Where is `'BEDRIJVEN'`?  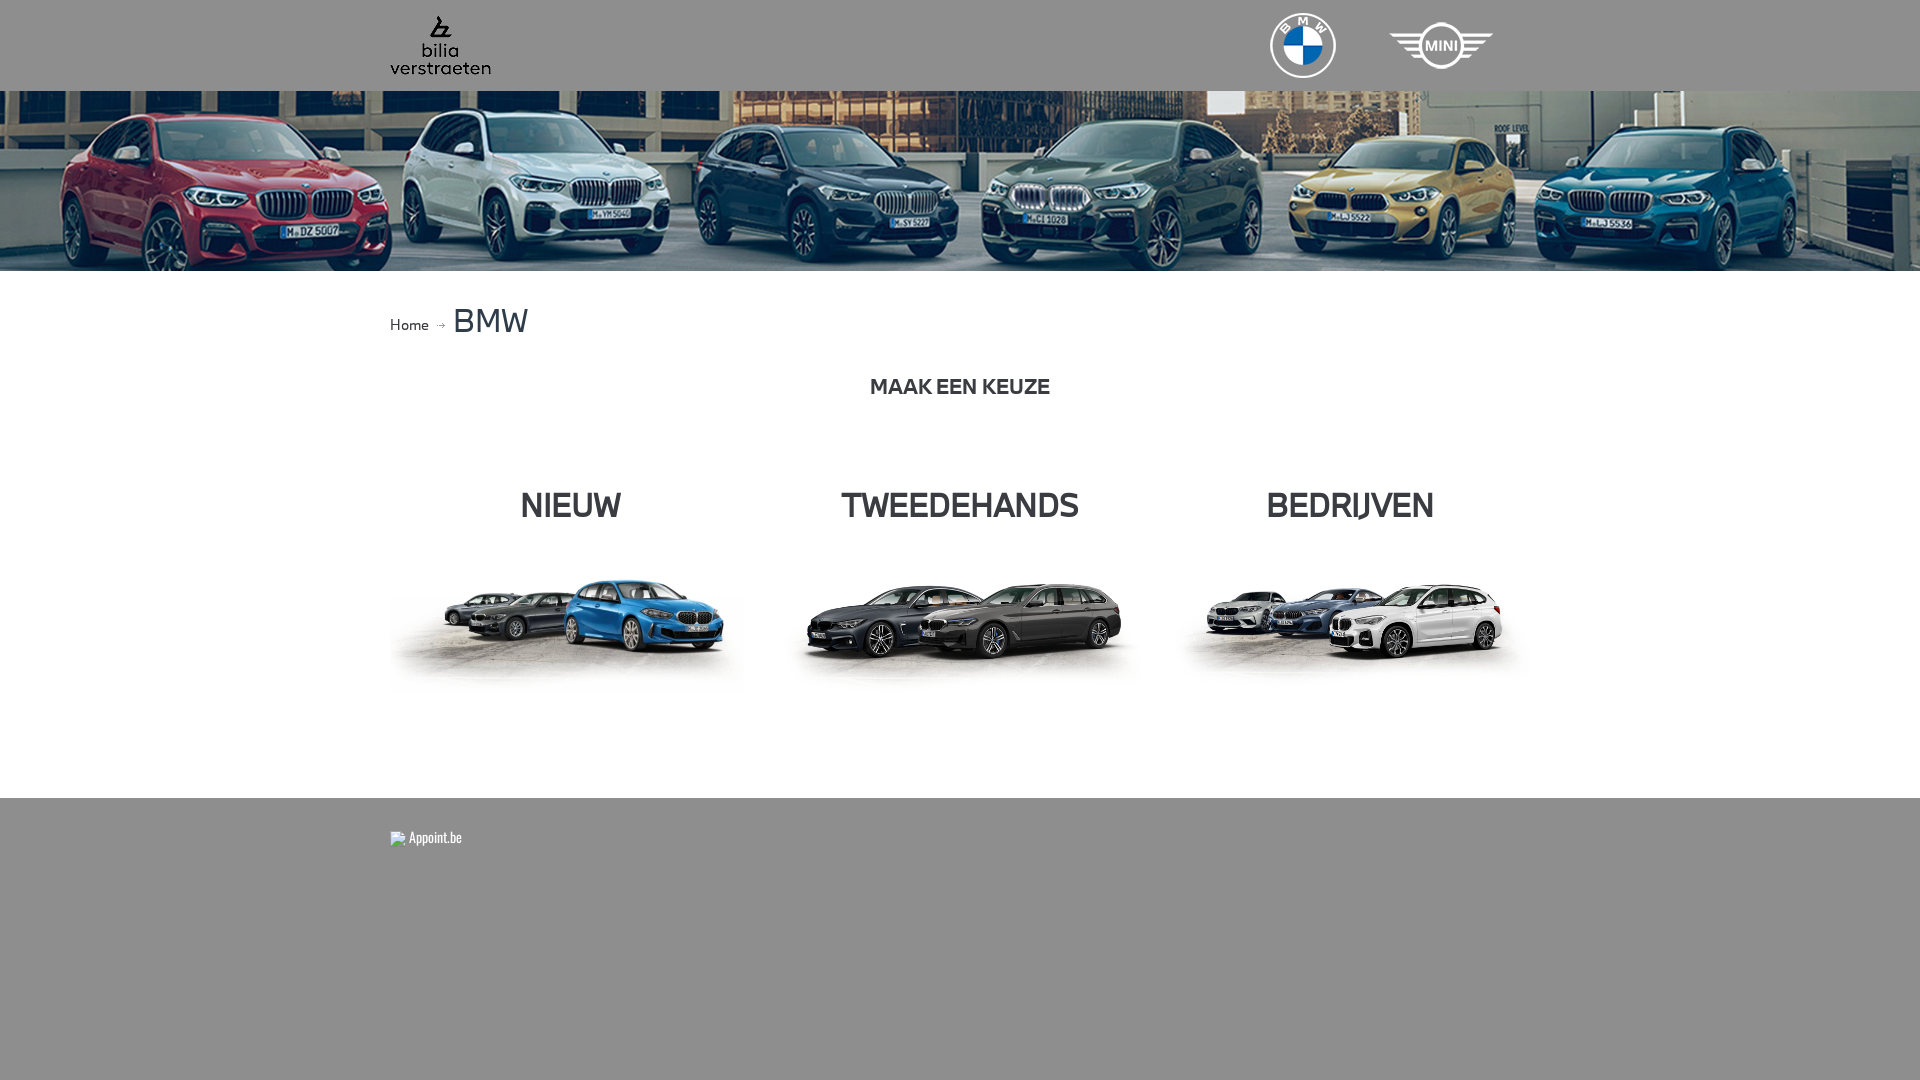 'BEDRIJVEN' is located at coordinates (1349, 504).